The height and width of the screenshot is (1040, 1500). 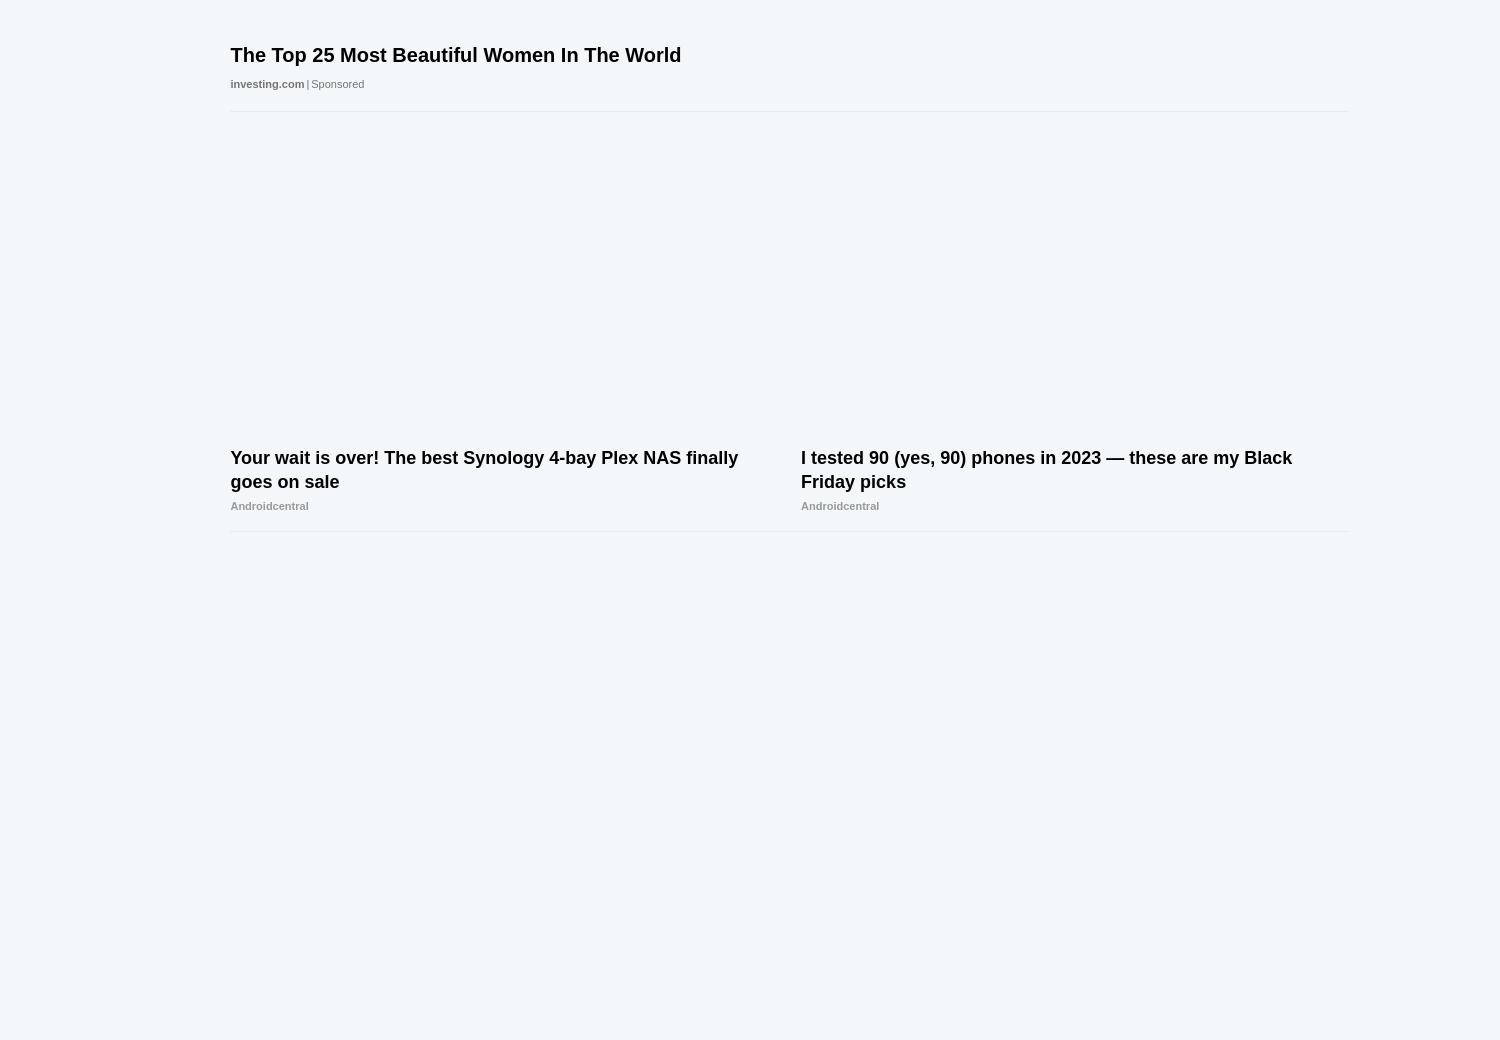 What do you see at coordinates (600, 1016) in the screenshot?
I see `'Cookies Policies'` at bounding box center [600, 1016].